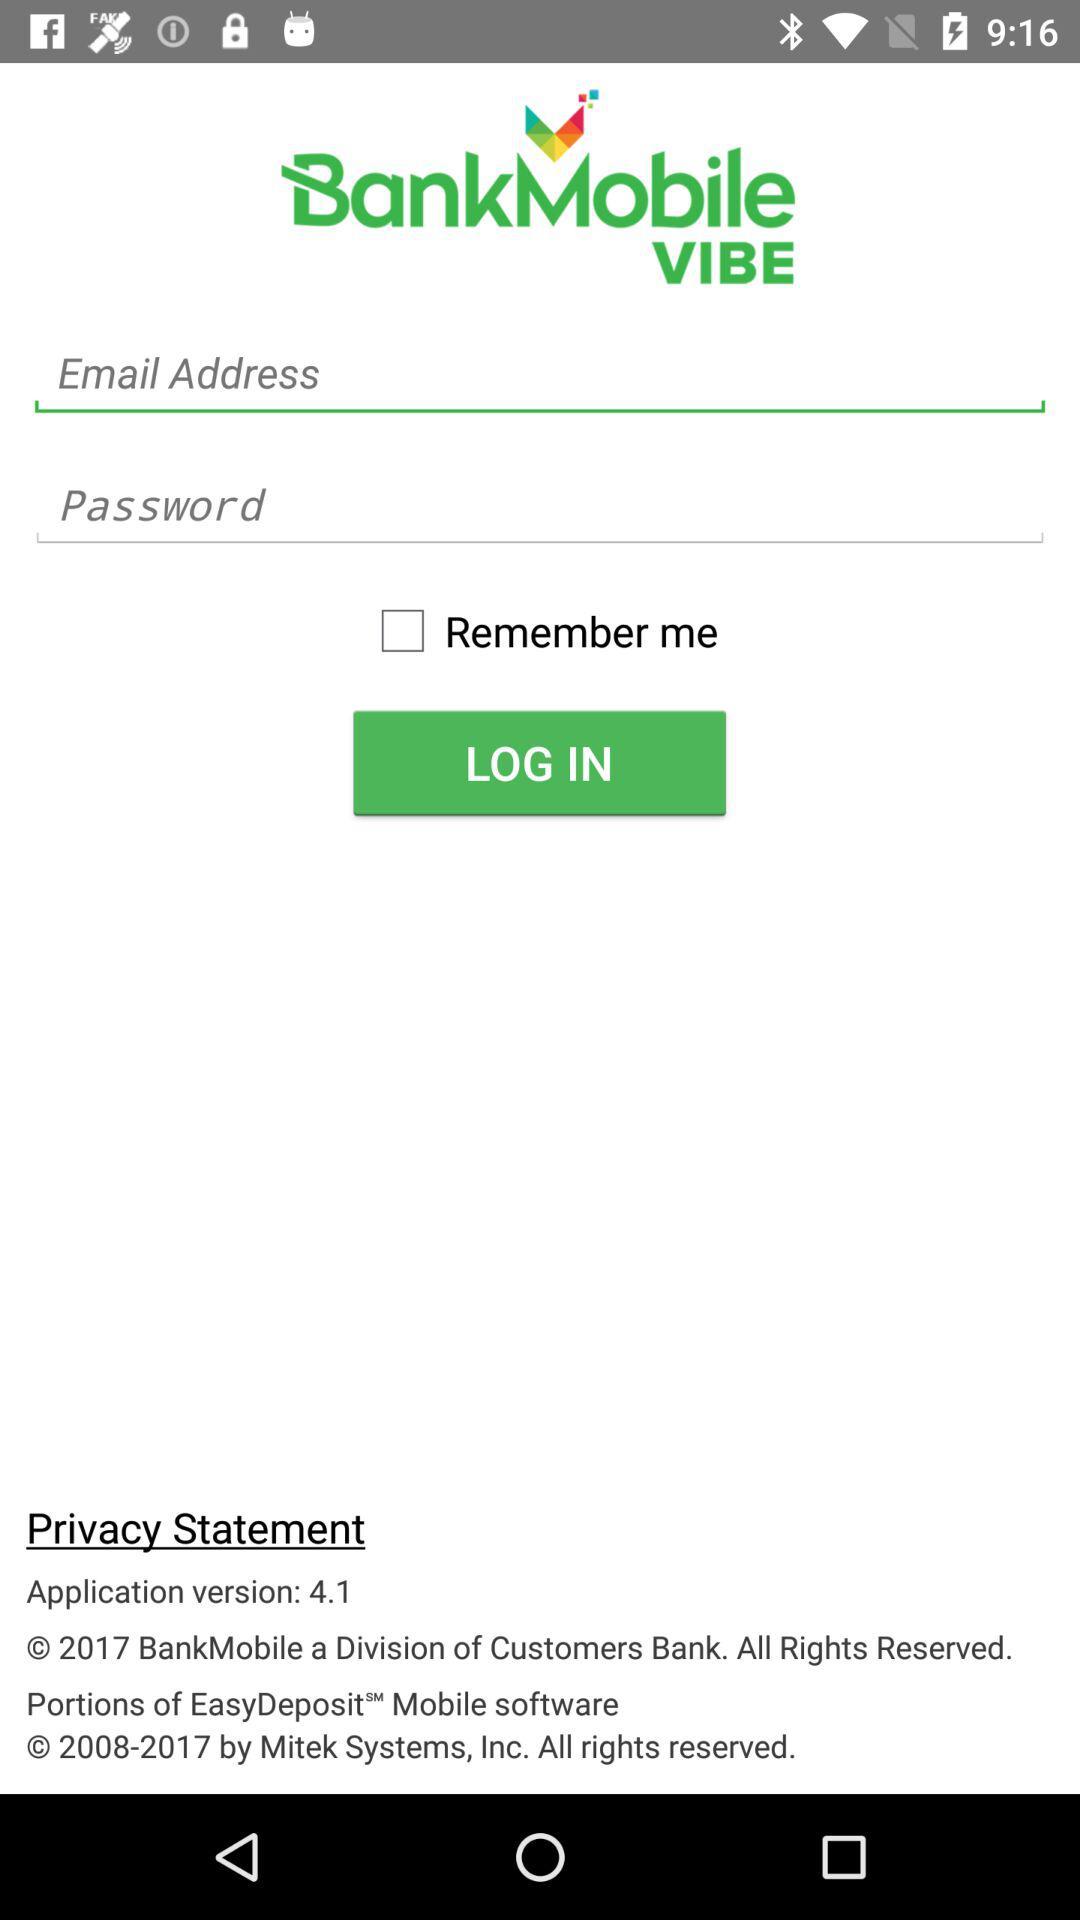 This screenshot has height=1920, width=1080. What do you see at coordinates (540, 505) in the screenshot?
I see `the password` at bounding box center [540, 505].